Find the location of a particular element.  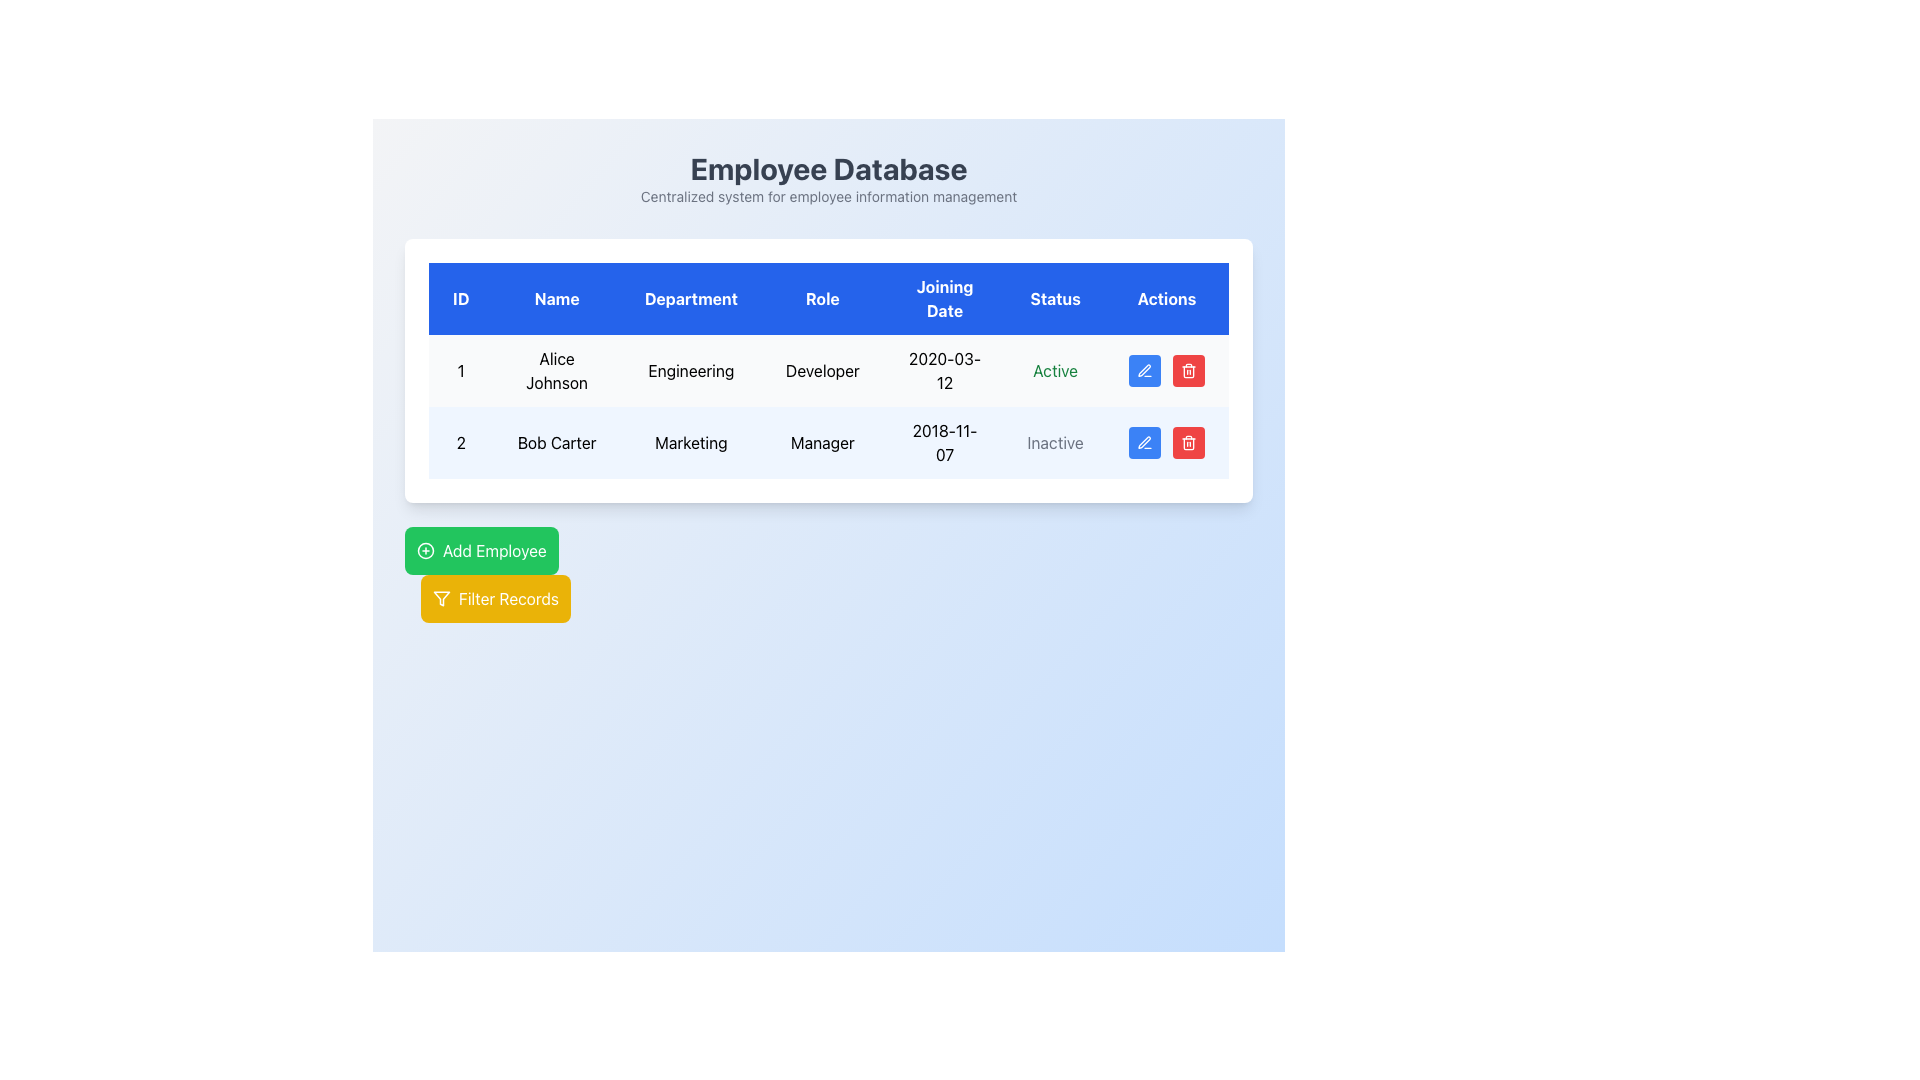

the text label displaying '2020-03-12' in the 'Joining Date' column of the employee data table for Alice Johnson is located at coordinates (944, 370).